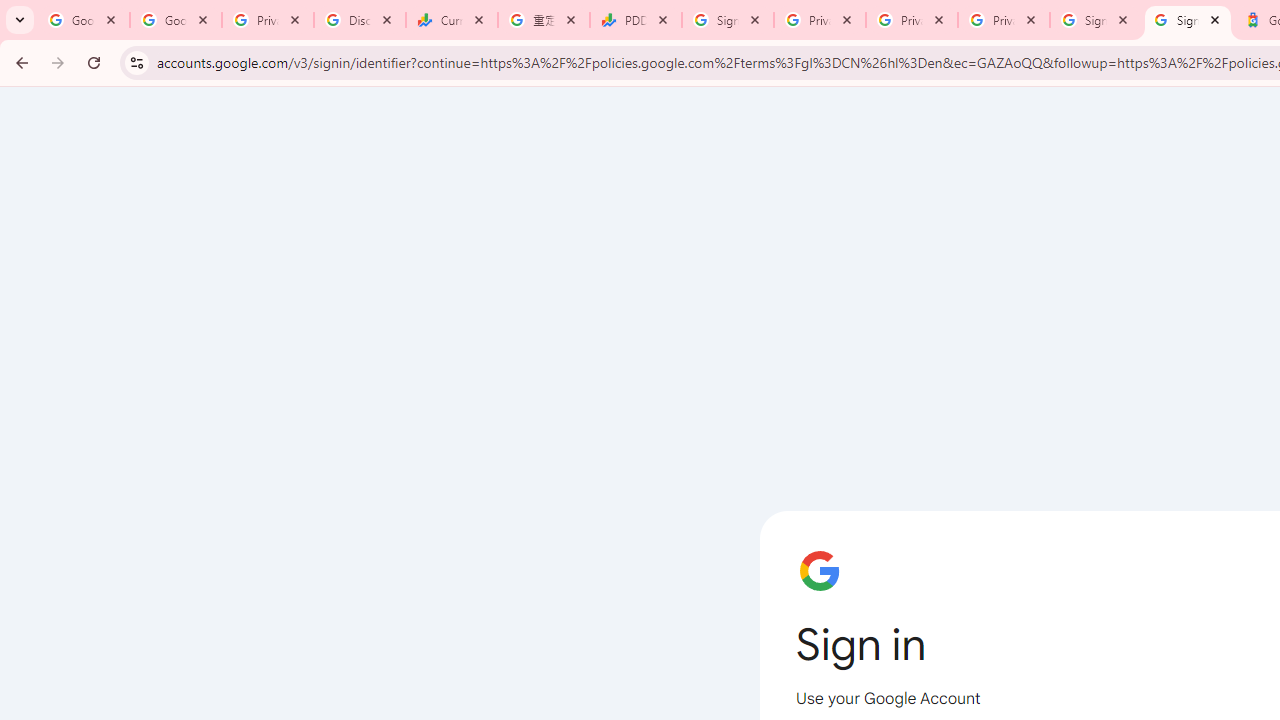  I want to click on 'Privacy Checkup', so click(911, 20).